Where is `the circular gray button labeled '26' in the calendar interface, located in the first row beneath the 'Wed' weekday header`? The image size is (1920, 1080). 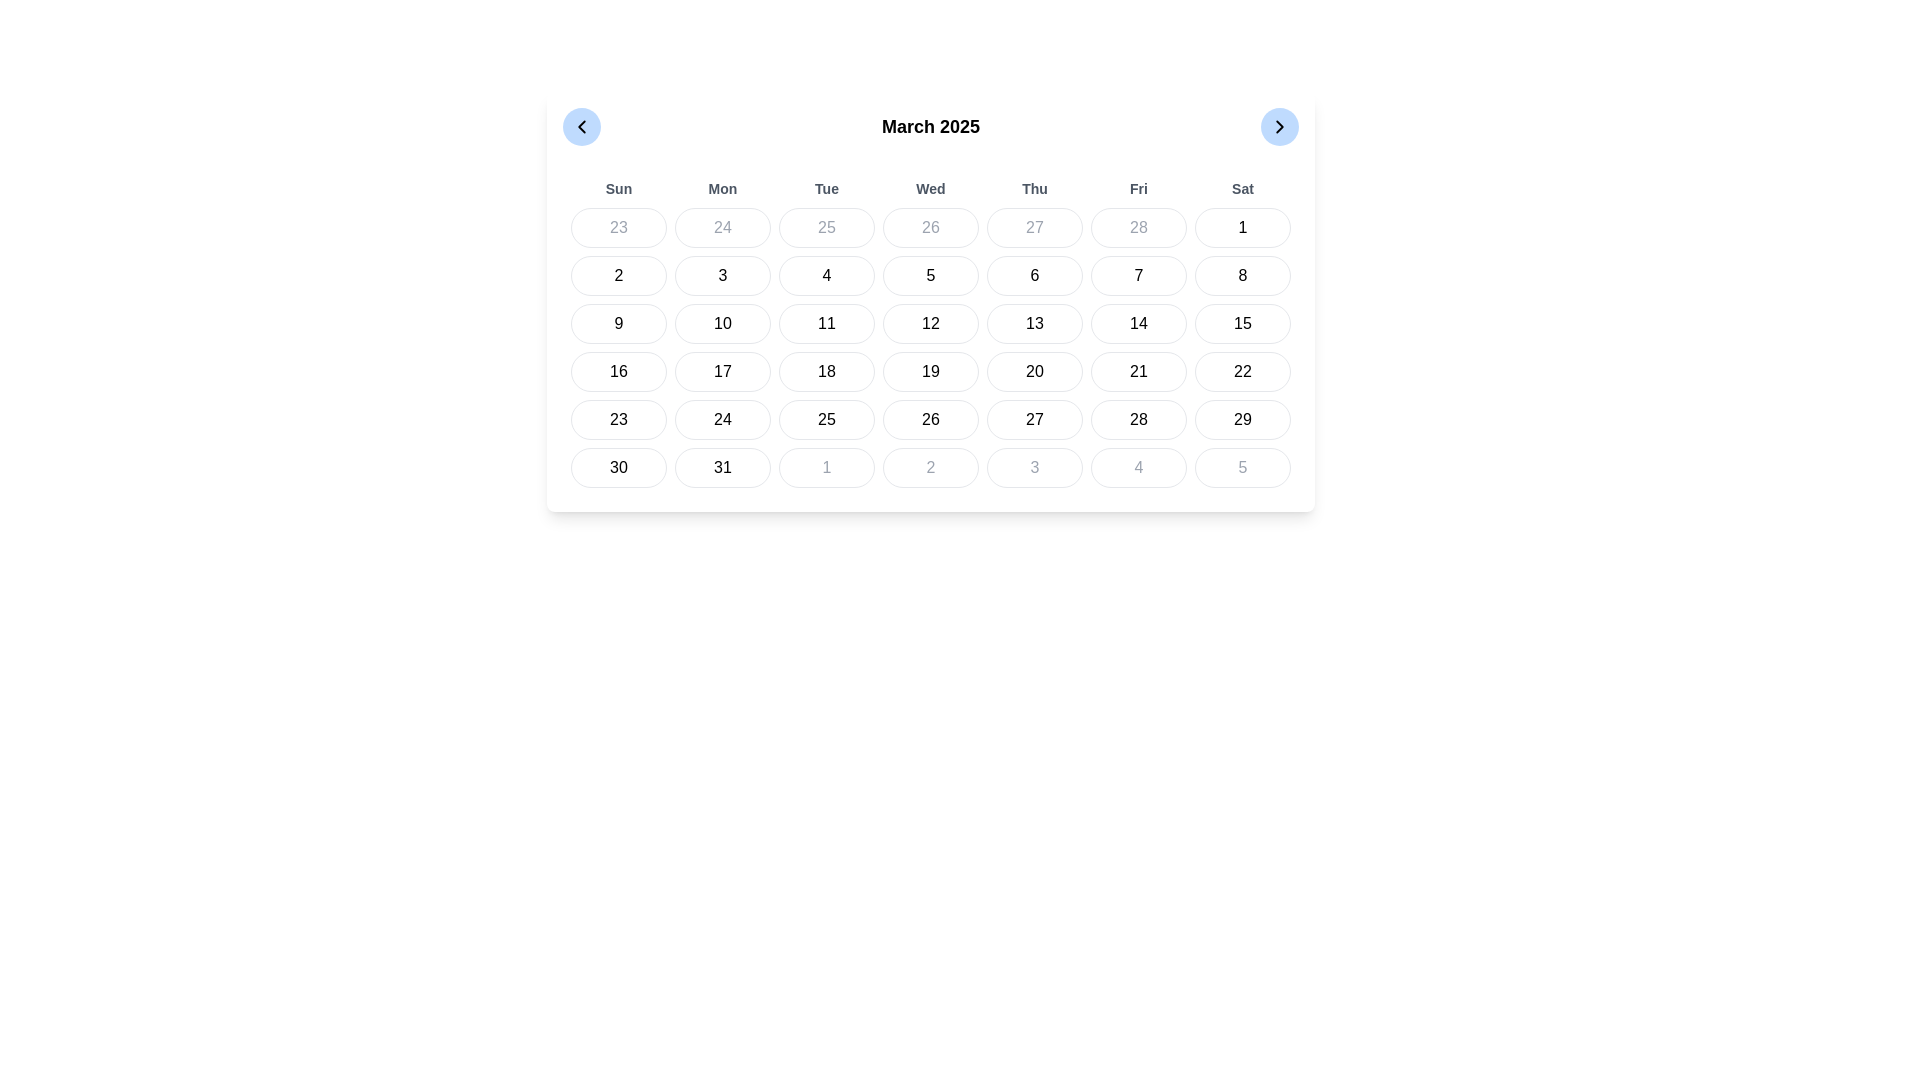 the circular gray button labeled '26' in the calendar interface, located in the first row beneath the 'Wed' weekday header is located at coordinates (930, 226).